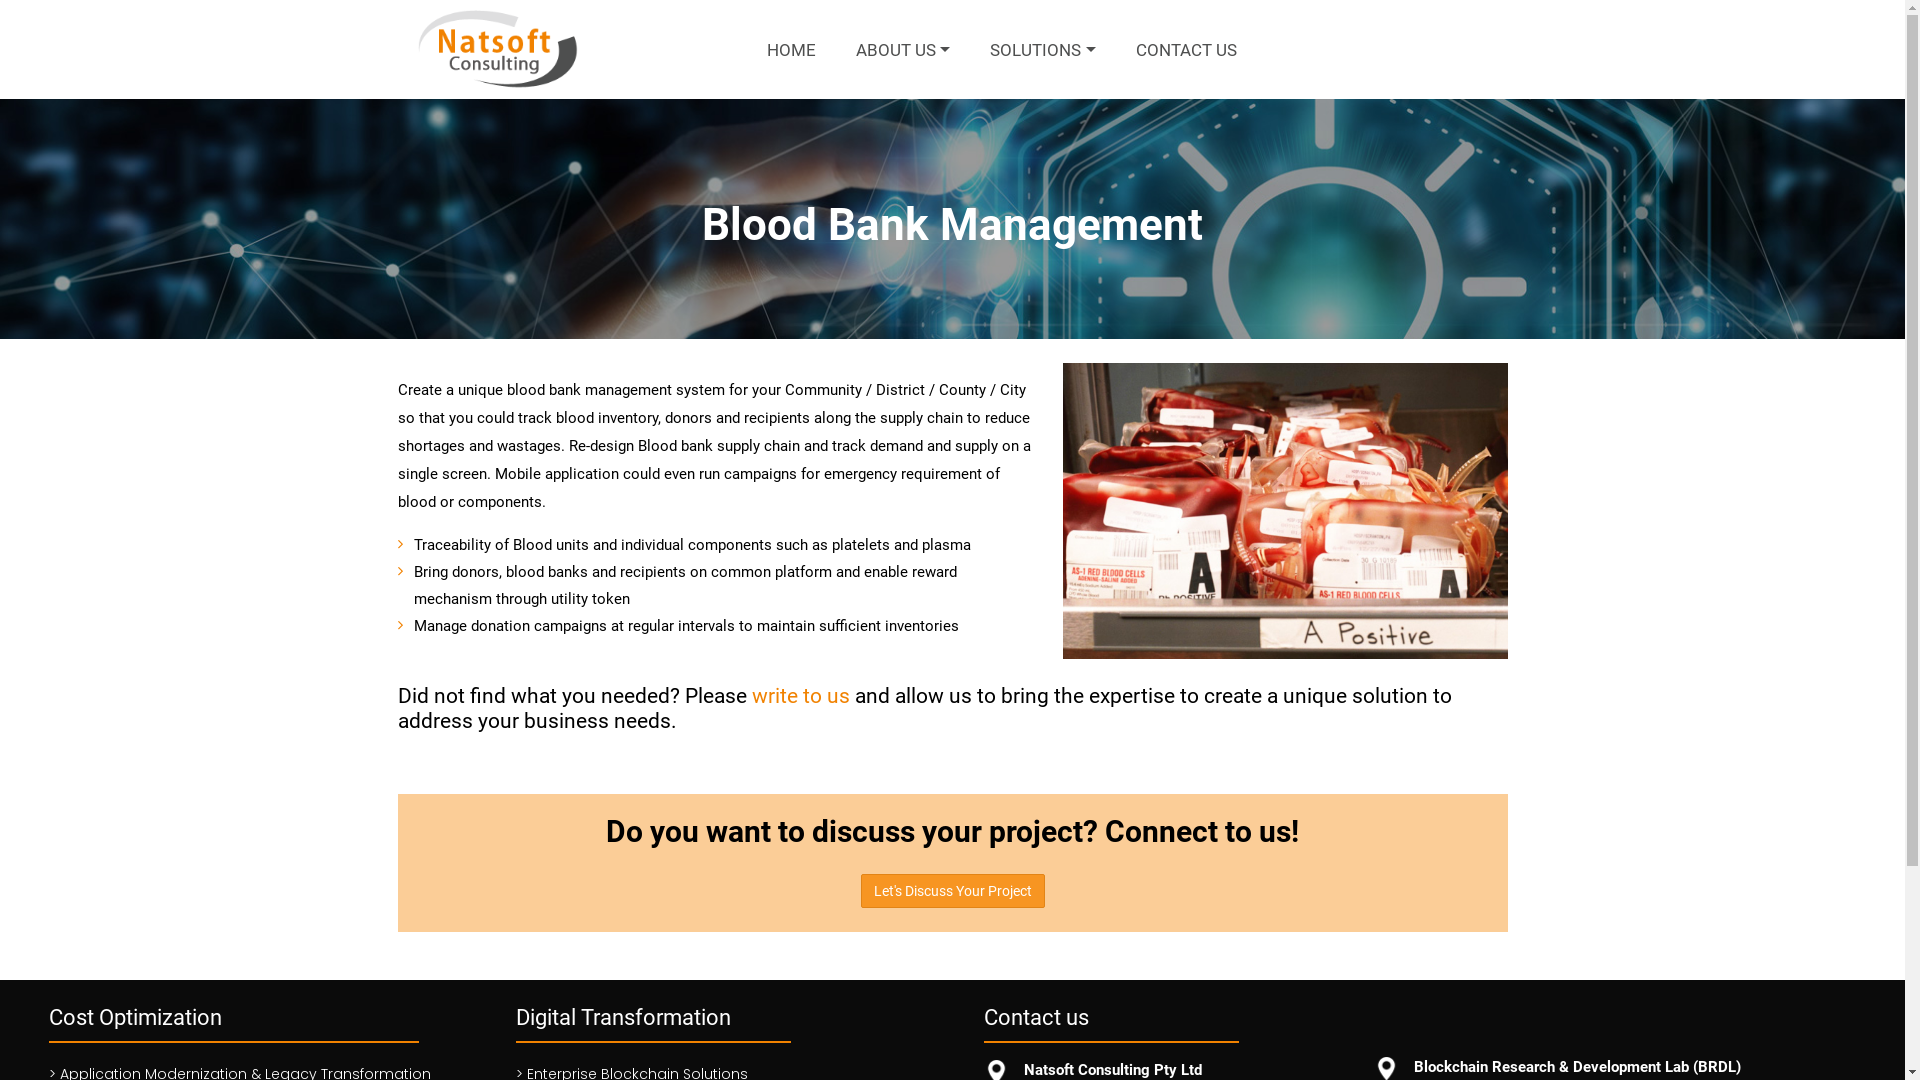  Describe the element at coordinates (751, 694) in the screenshot. I see `'write to us'` at that location.